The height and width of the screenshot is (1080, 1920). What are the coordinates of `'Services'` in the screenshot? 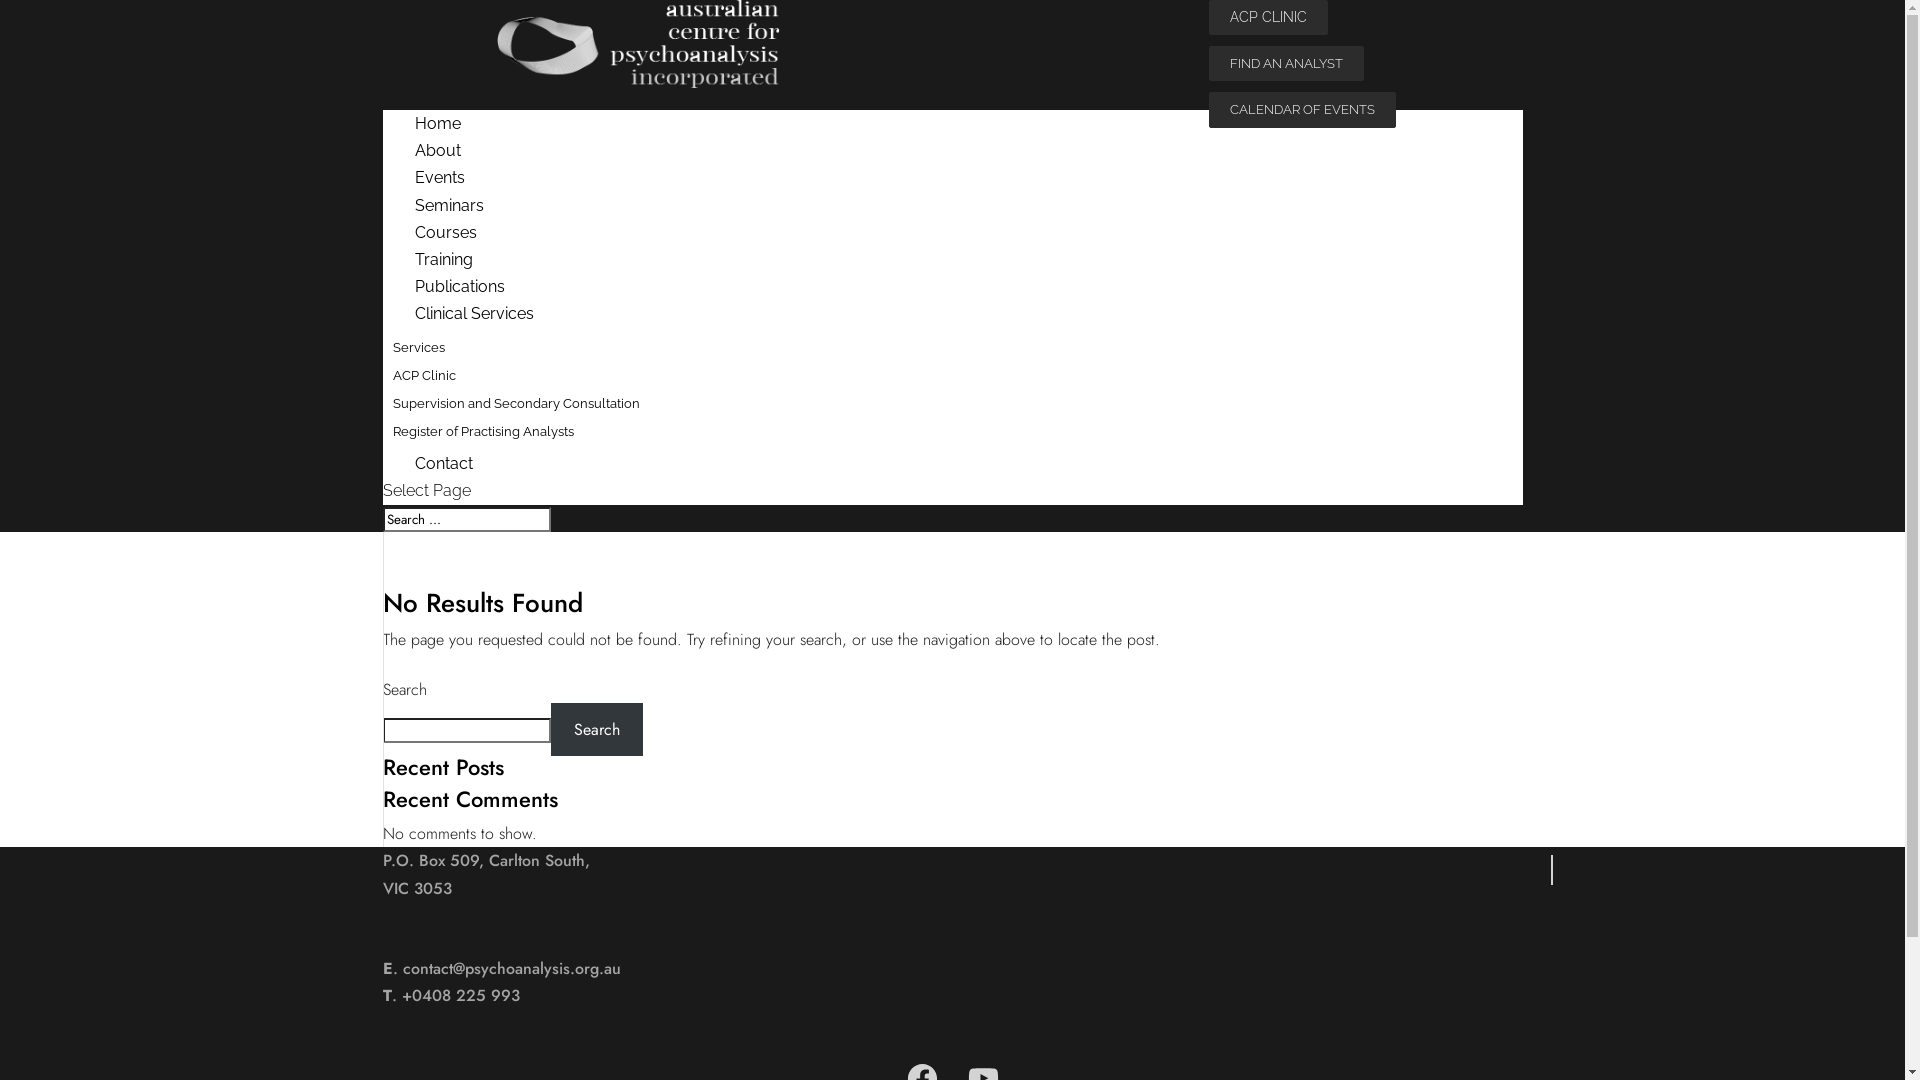 It's located at (417, 345).